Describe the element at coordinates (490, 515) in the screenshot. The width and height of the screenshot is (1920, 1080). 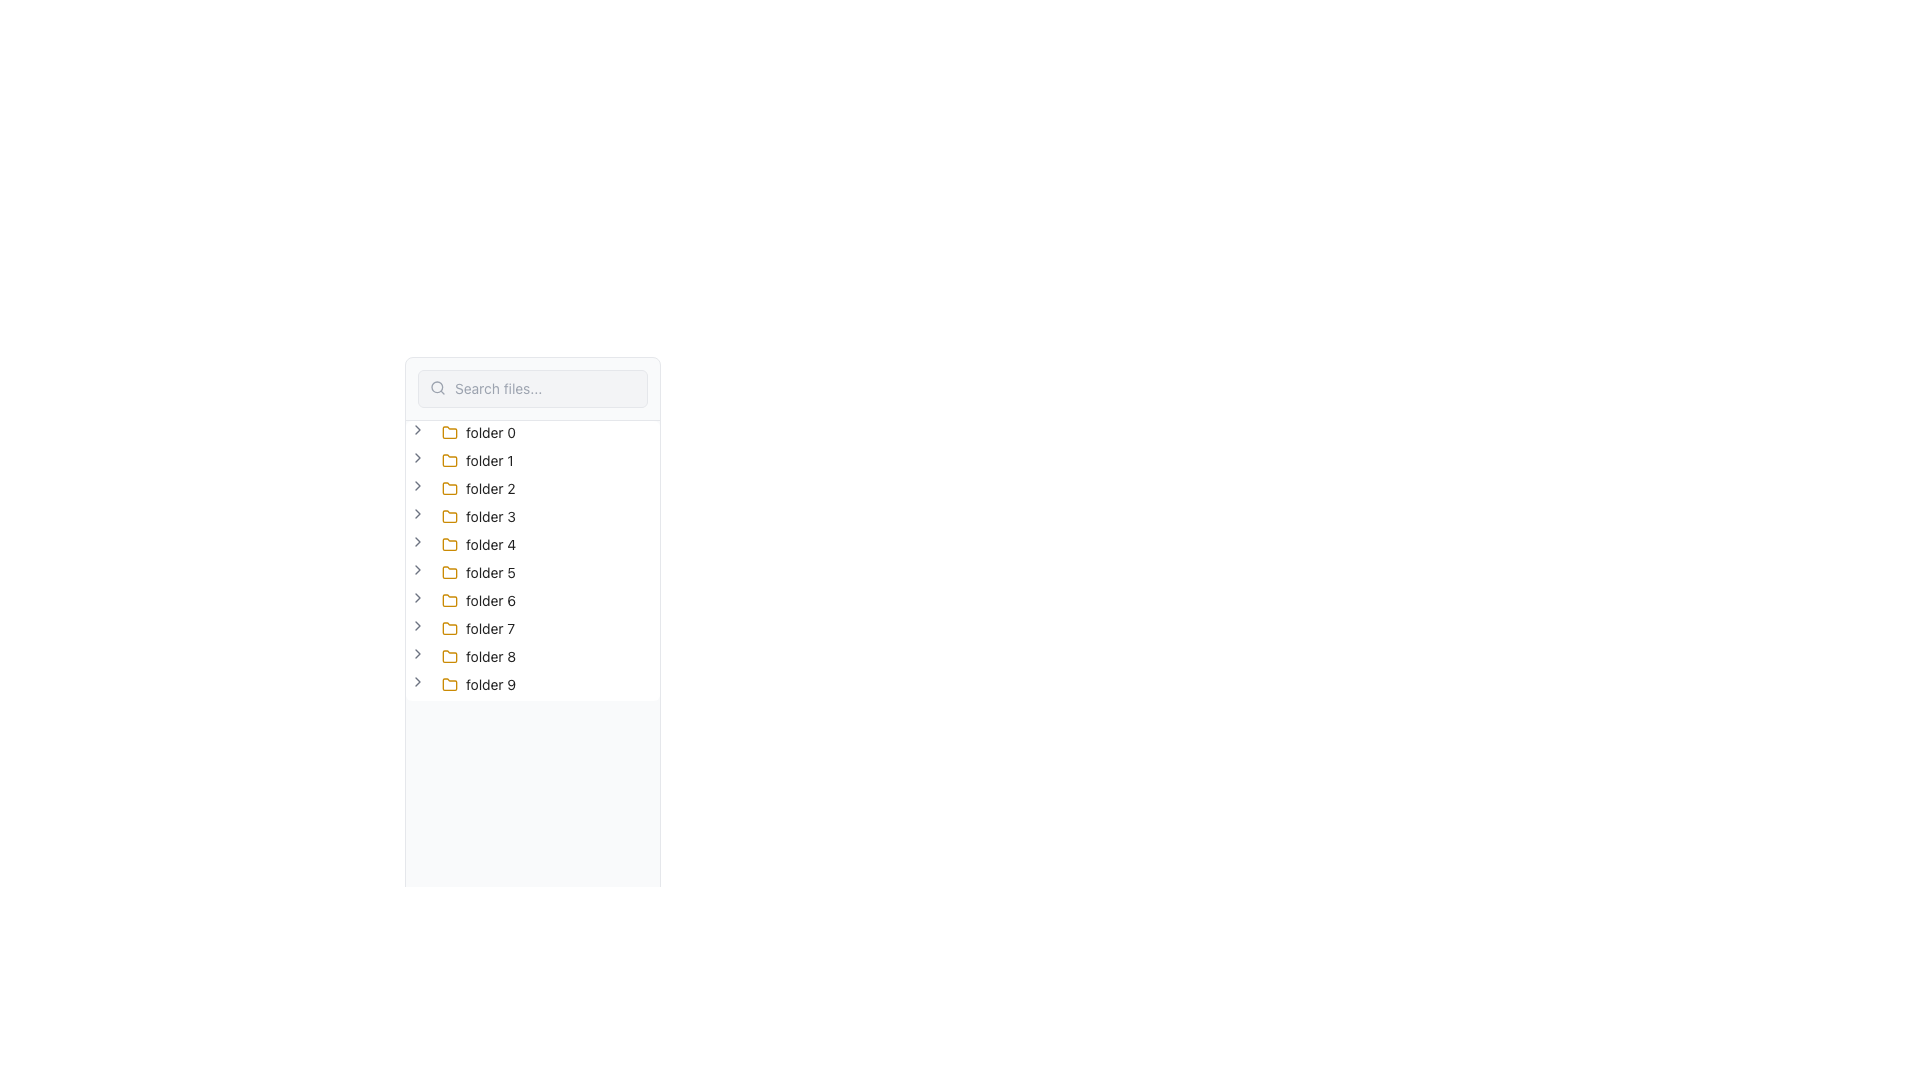
I see `the non-interactive text label identifying 'folder 3' located in the sidebar, which is the fourth item in the list of folder items` at that location.